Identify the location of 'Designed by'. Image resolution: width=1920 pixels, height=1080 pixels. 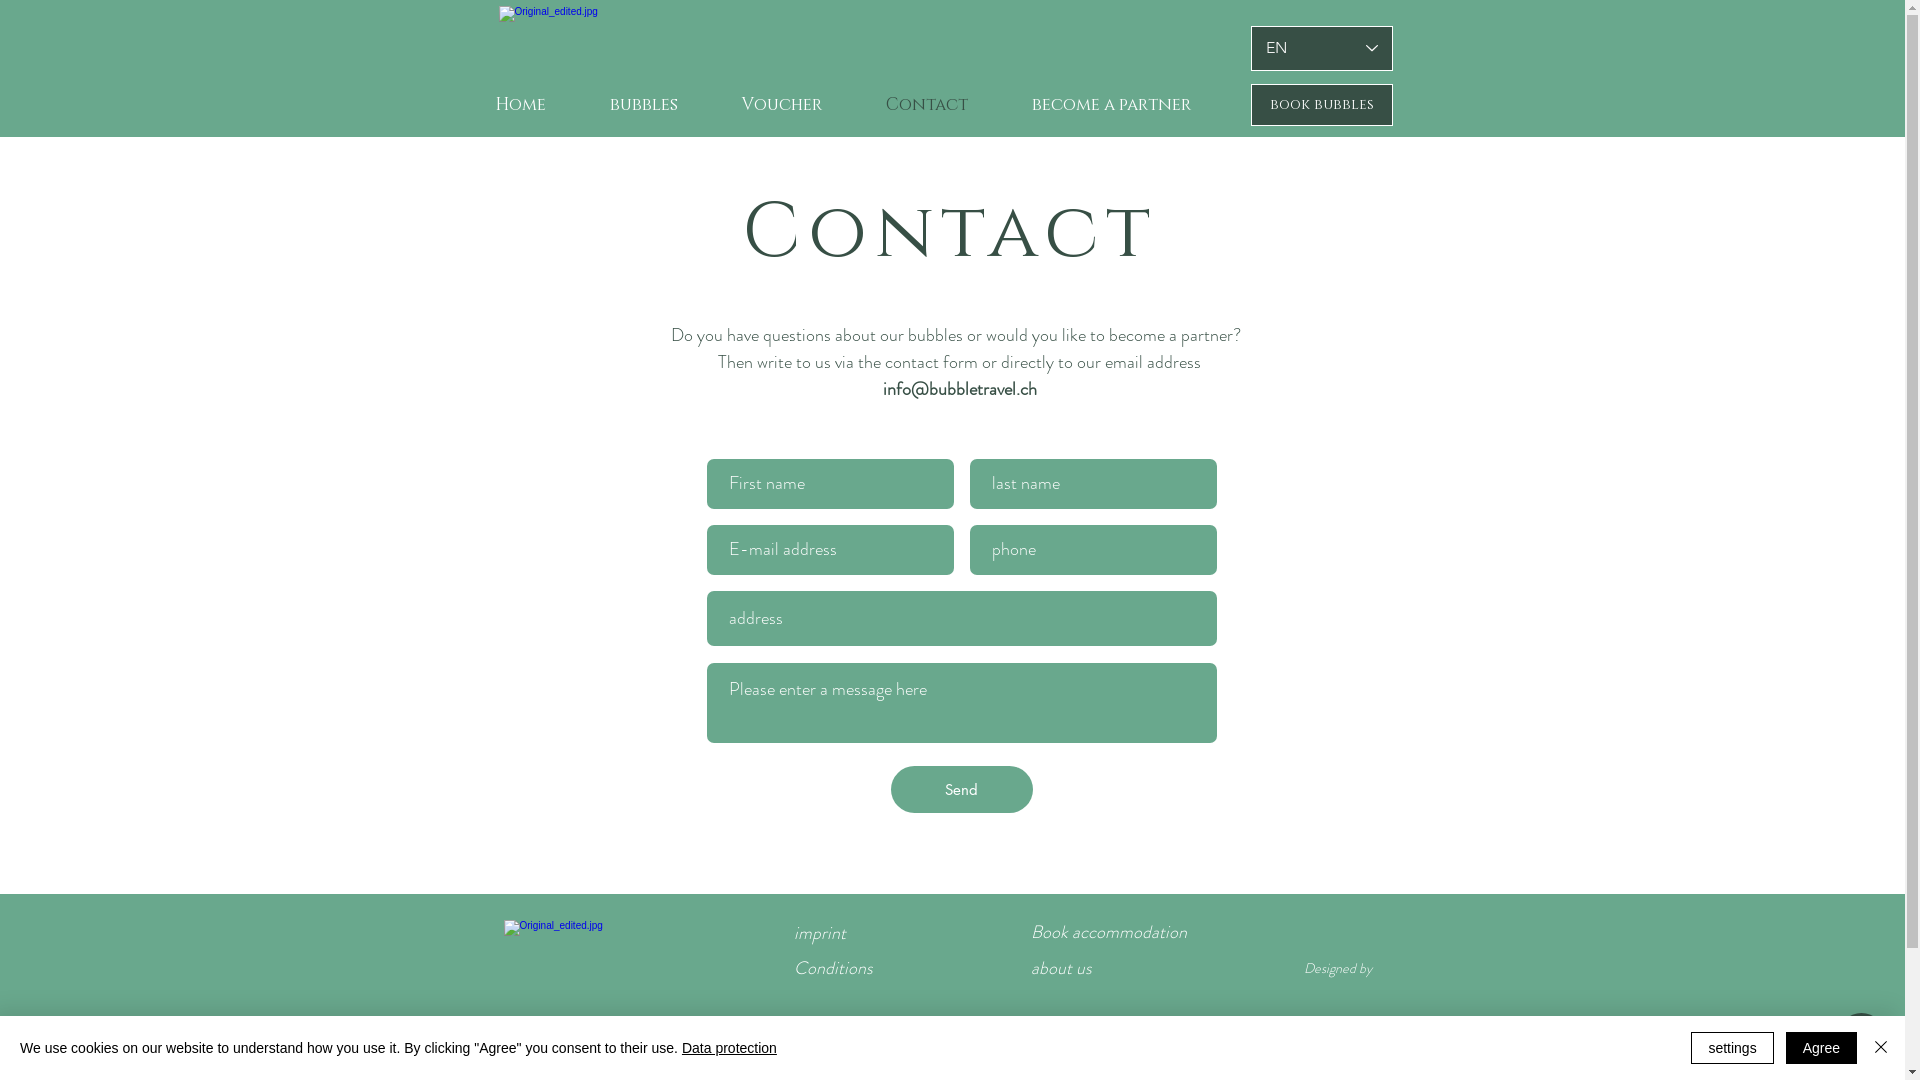
(1338, 967).